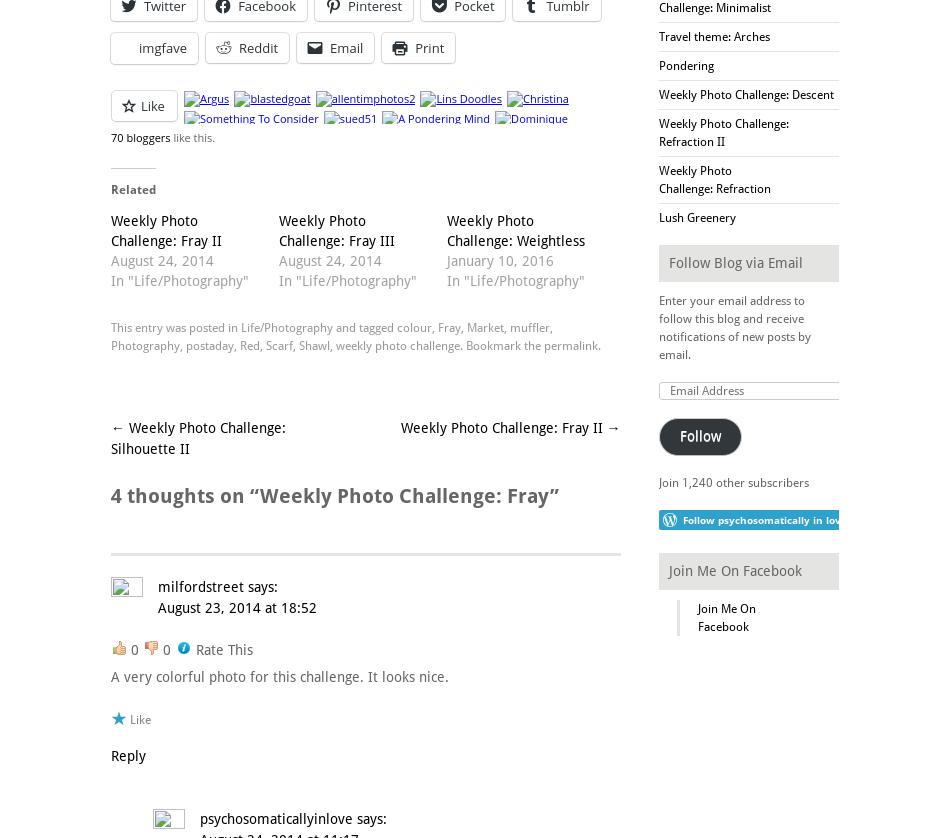 This screenshot has height=838, width=950. I want to click on 'A very colorful photo for this challenge. It looks nice.', so click(110, 675).